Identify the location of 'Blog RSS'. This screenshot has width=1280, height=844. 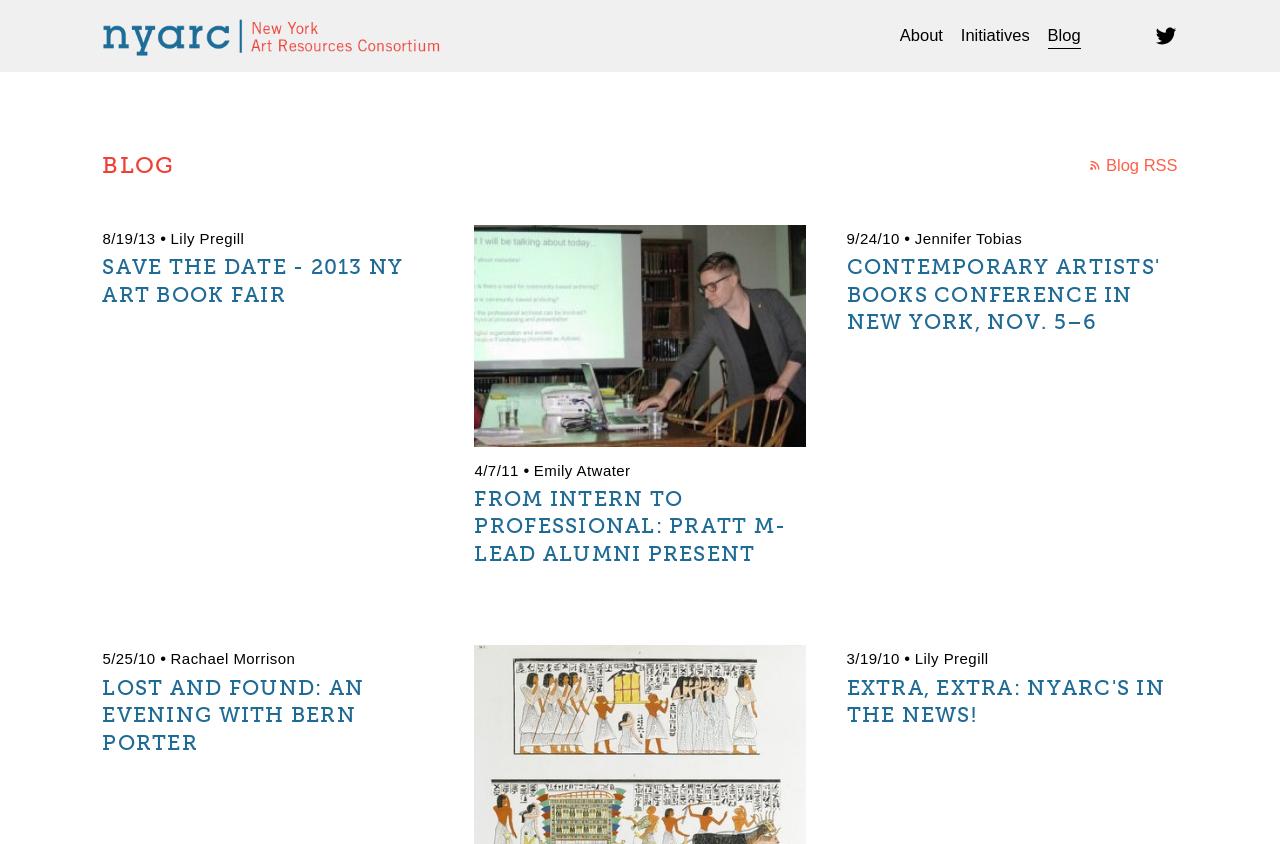
(1141, 165).